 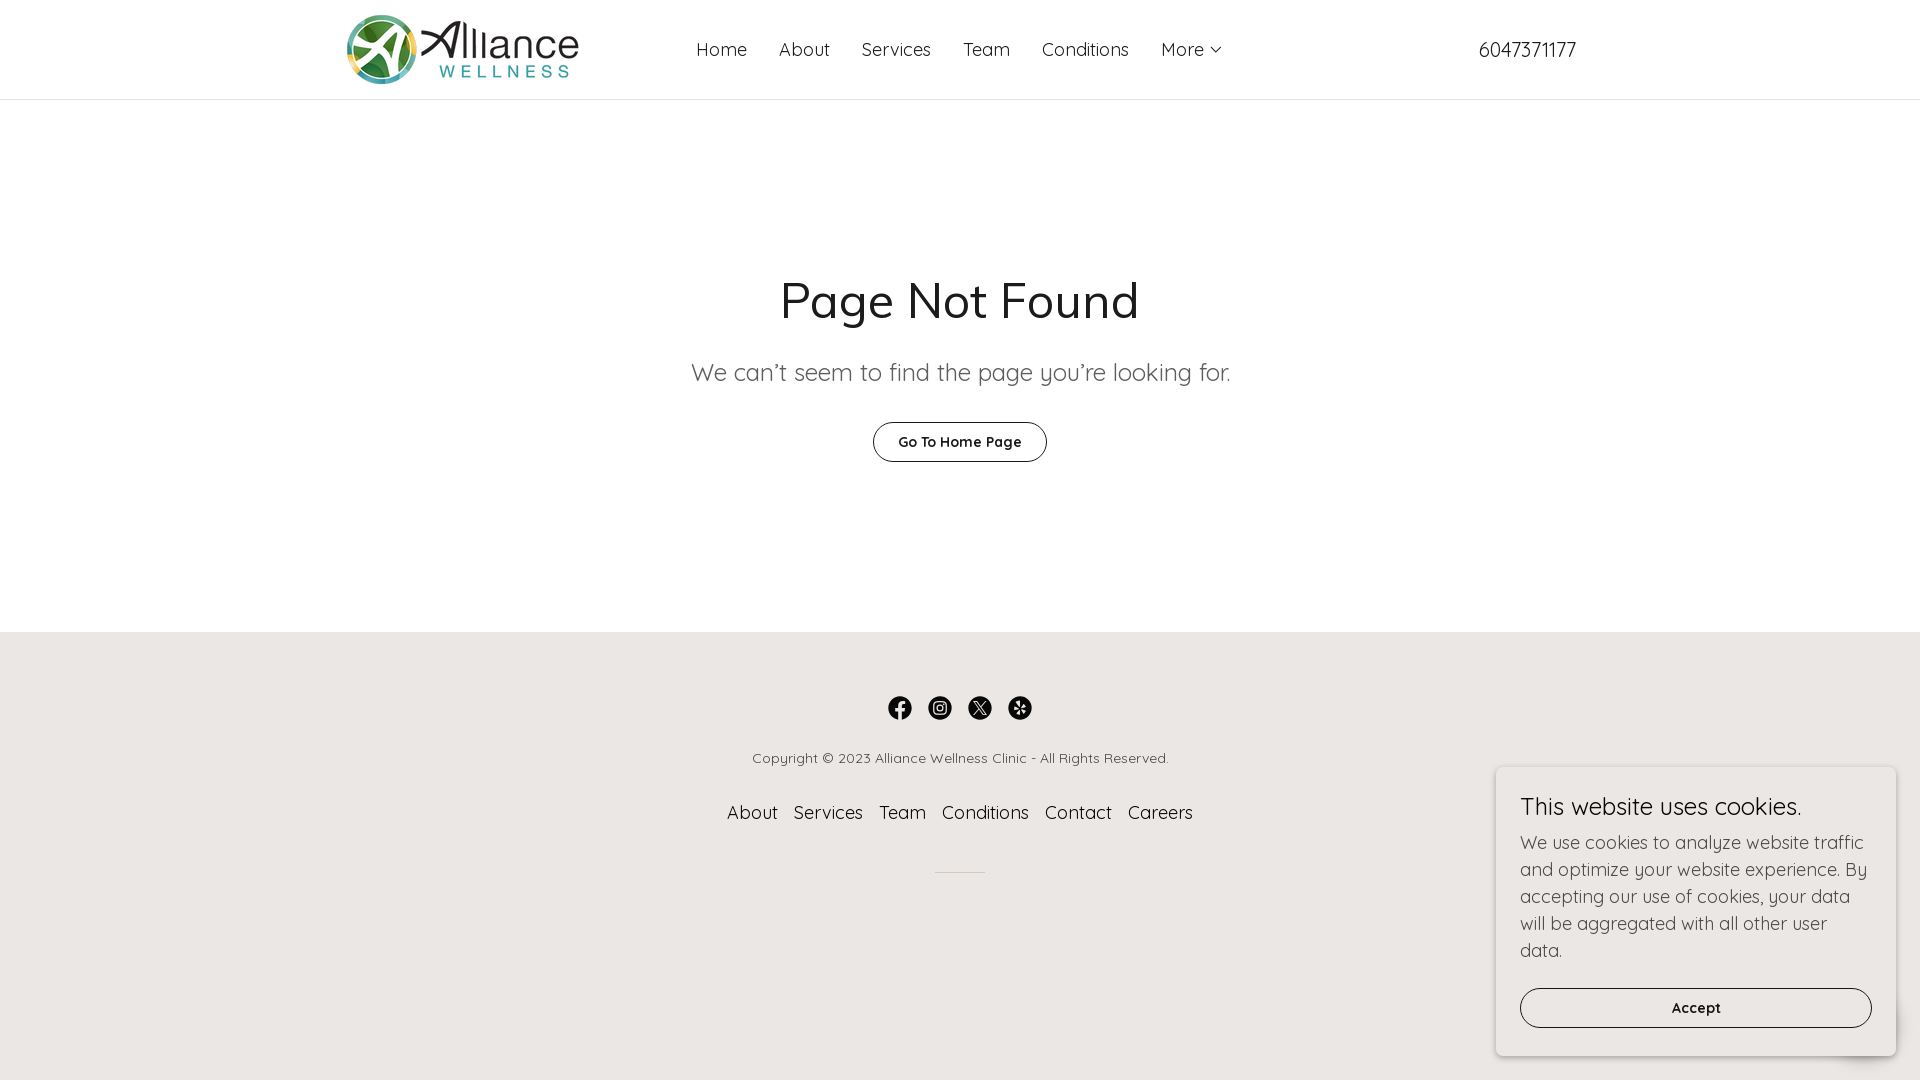 I want to click on 'More', so click(x=1192, y=49).